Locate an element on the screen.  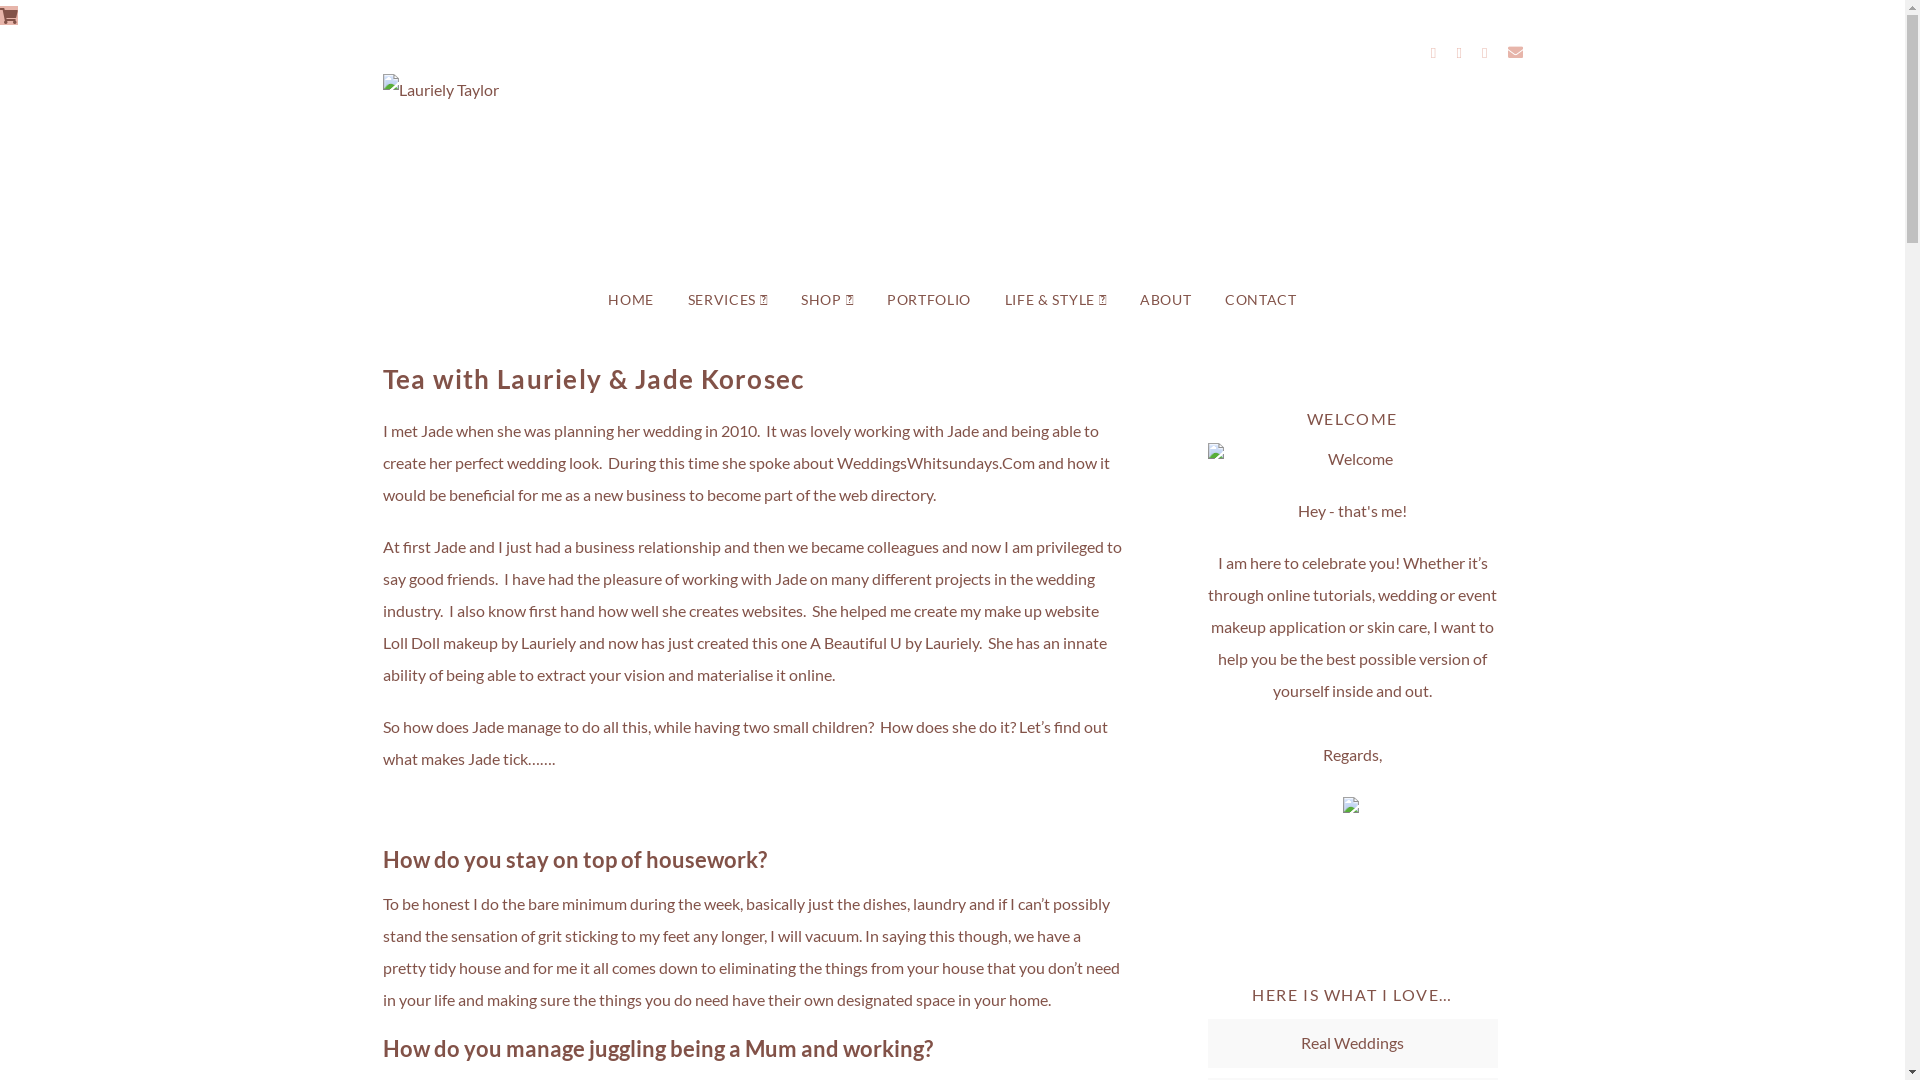
'Facebook' is located at coordinates (1433, 51).